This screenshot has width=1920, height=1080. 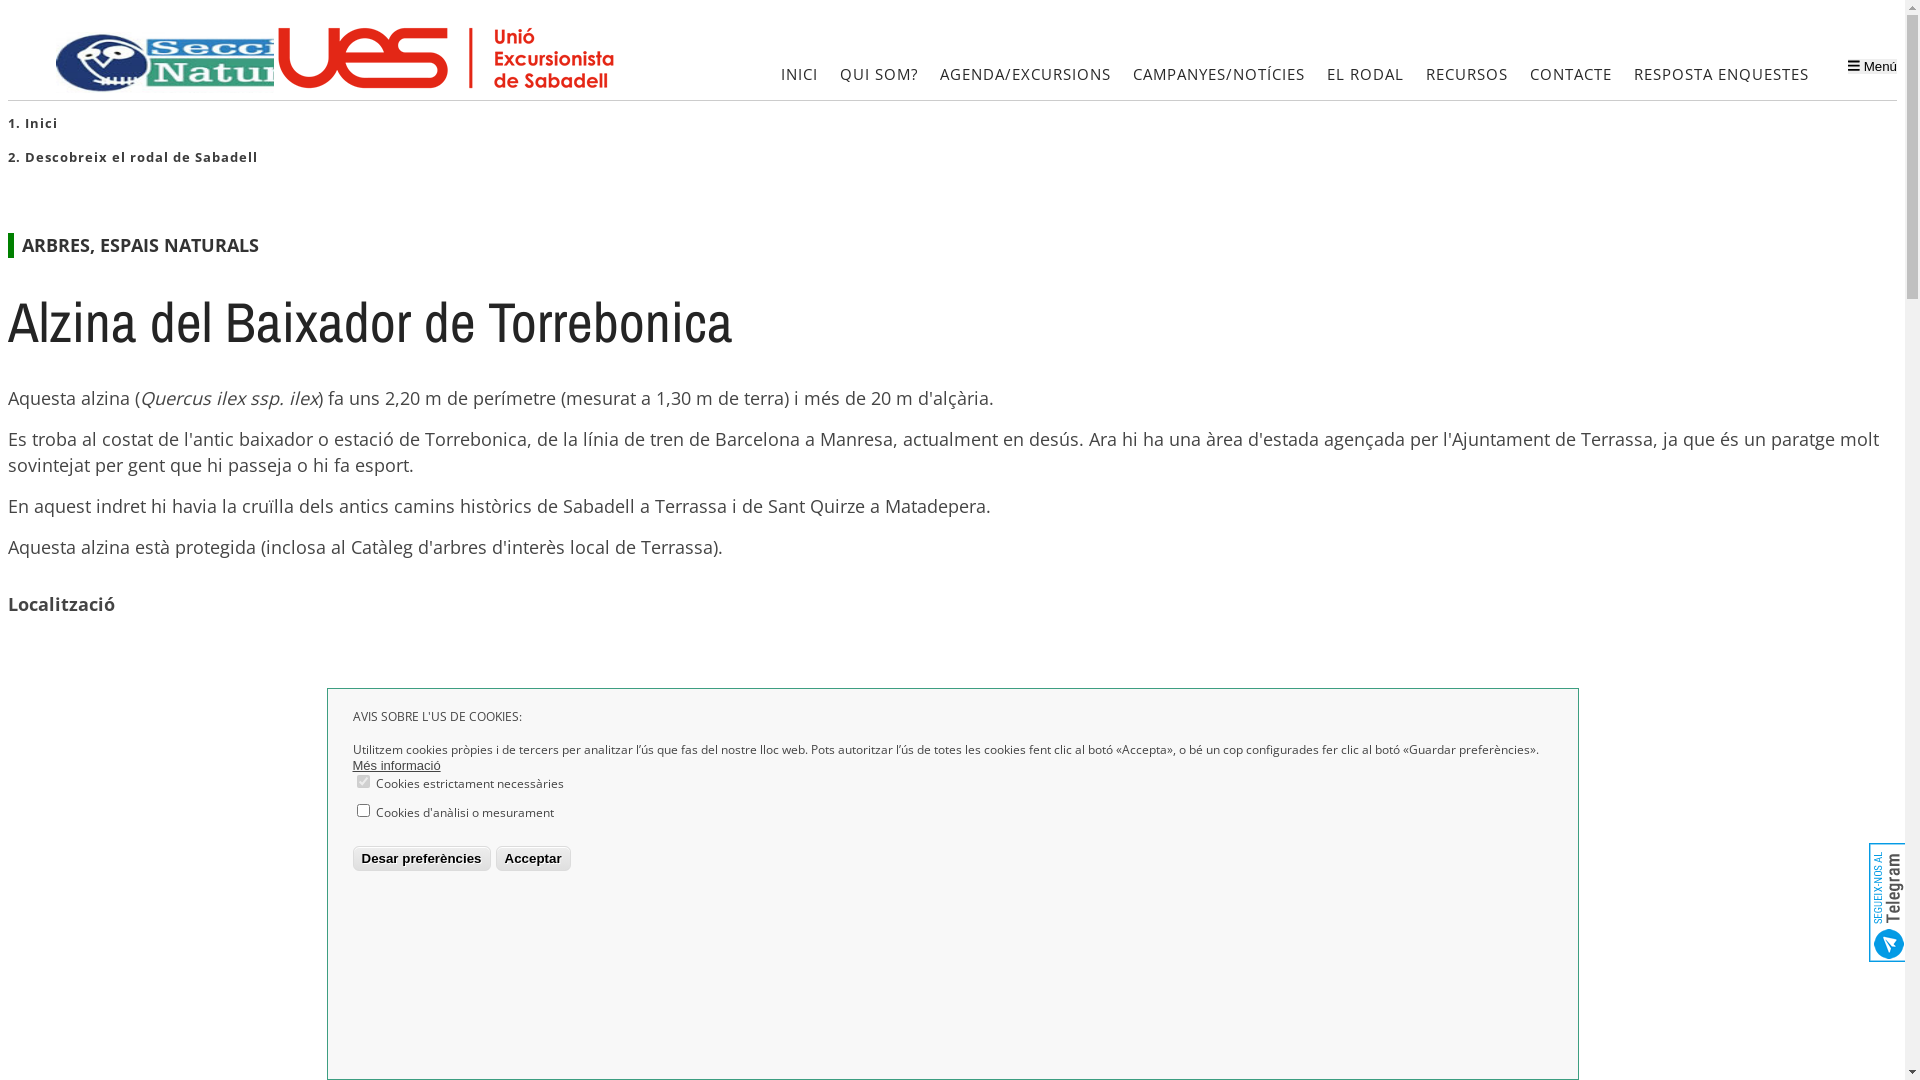 What do you see at coordinates (1364, 74) in the screenshot?
I see `'EL RODAL'` at bounding box center [1364, 74].